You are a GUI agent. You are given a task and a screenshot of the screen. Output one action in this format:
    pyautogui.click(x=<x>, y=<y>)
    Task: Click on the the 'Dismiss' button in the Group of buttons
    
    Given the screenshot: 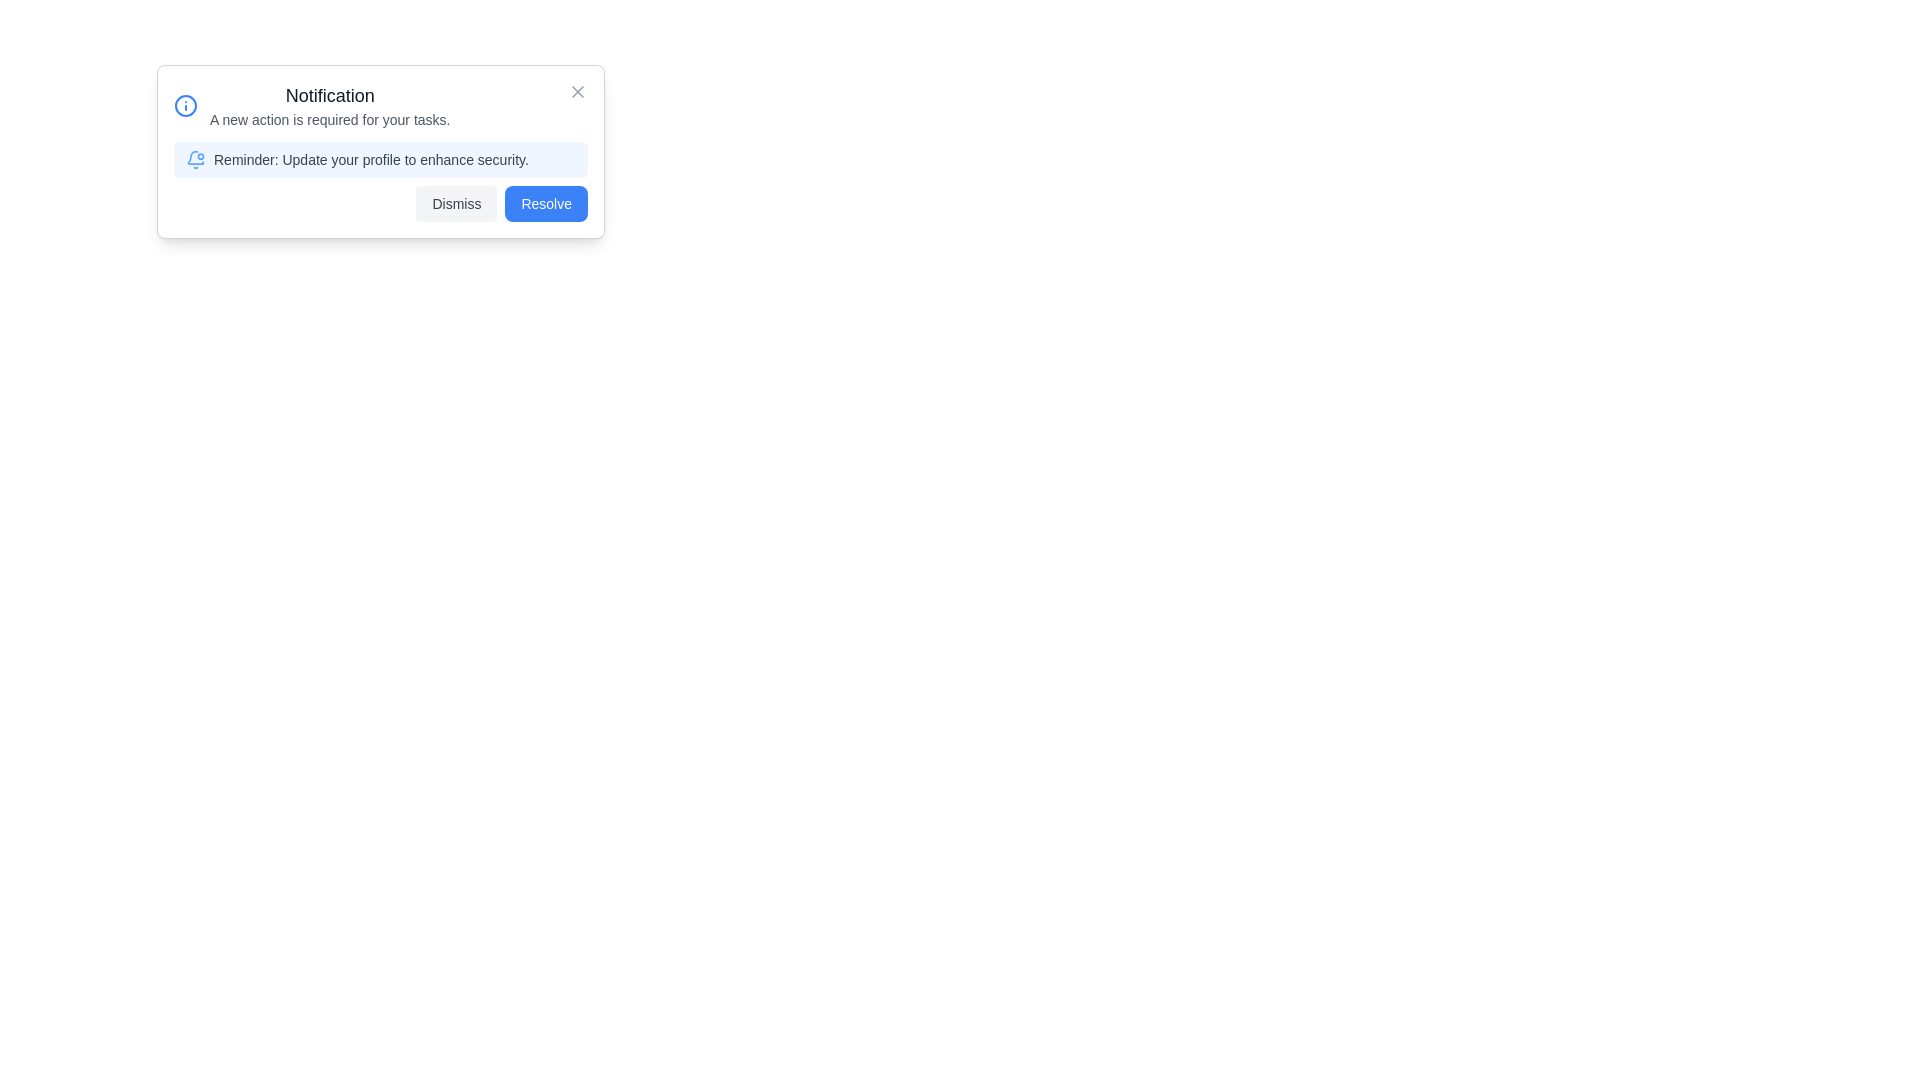 What is the action you would take?
    pyautogui.click(x=380, y=204)
    